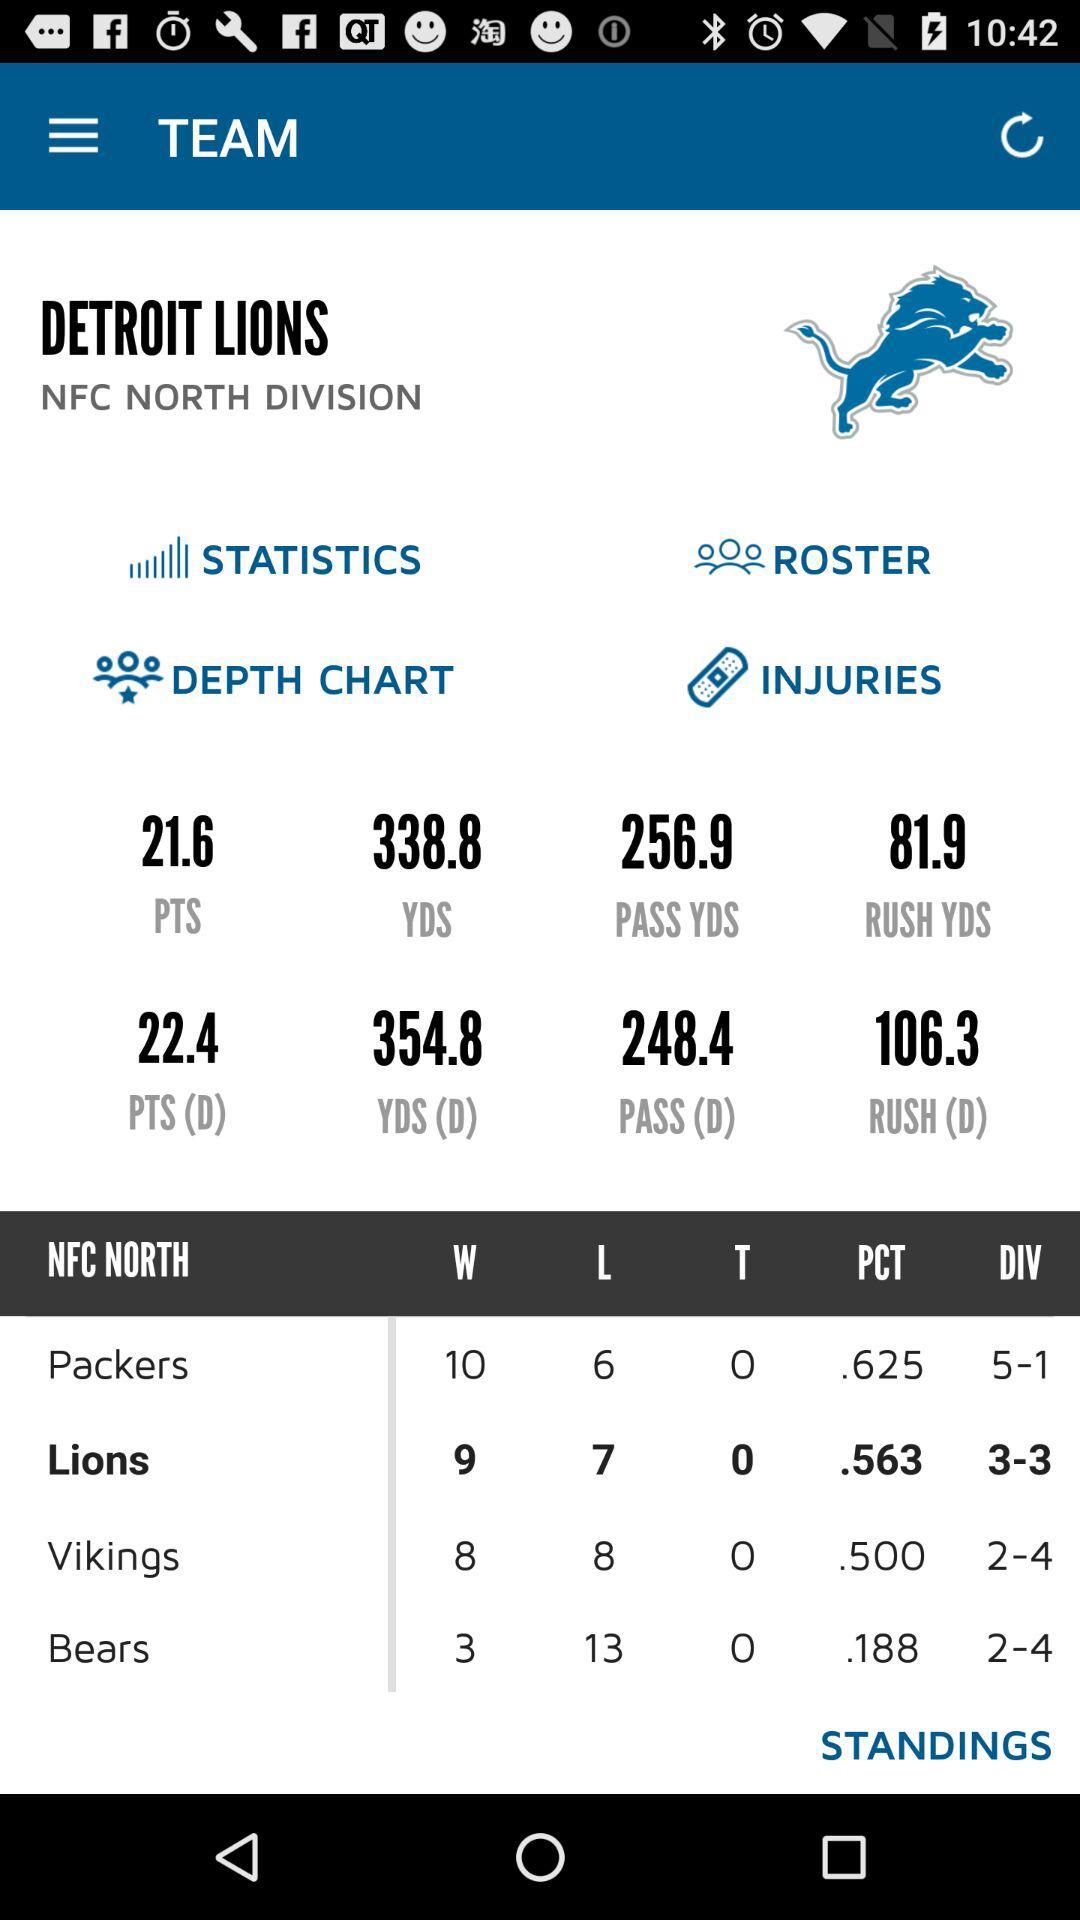 Image resolution: width=1080 pixels, height=1920 pixels. Describe the element at coordinates (880, 1262) in the screenshot. I see `the pct` at that location.